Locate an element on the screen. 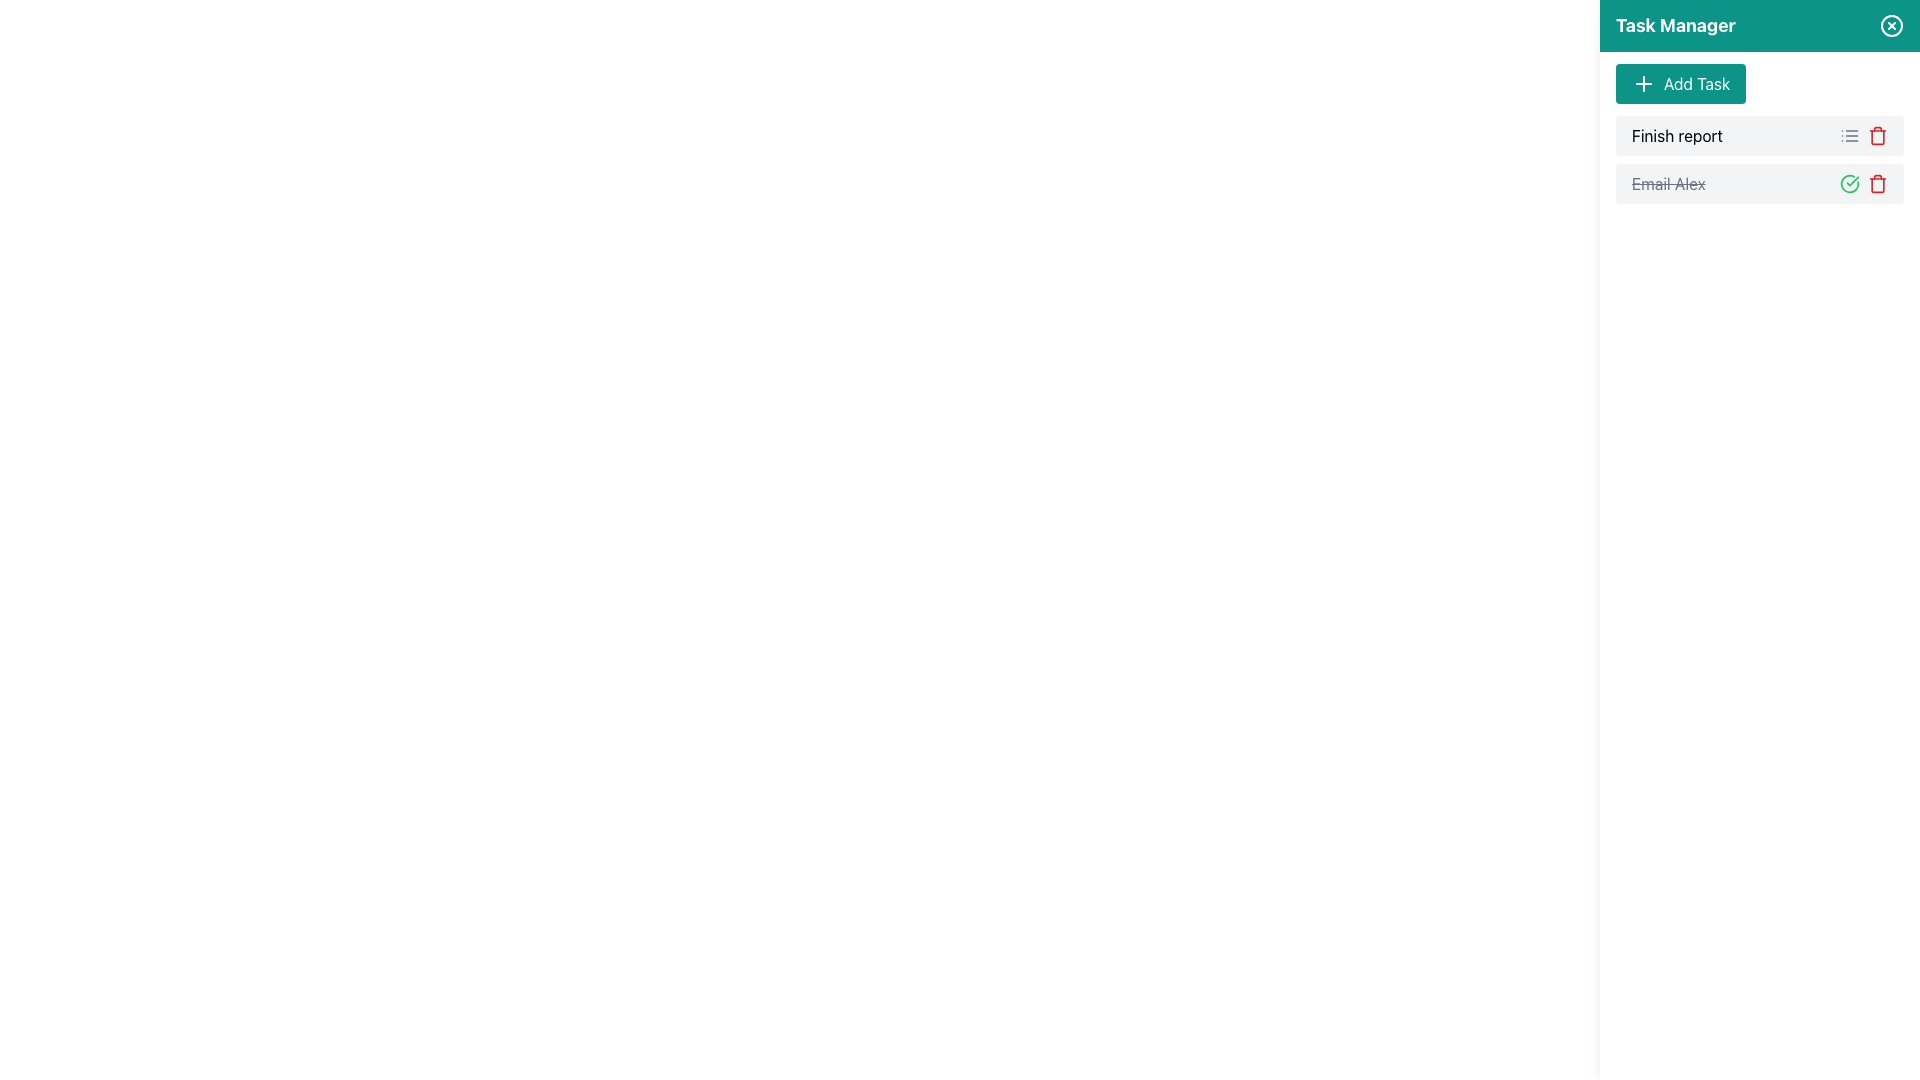 The width and height of the screenshot is (1920, 1080). the middle vertical line of the trash can icon, which represents the body section of the trash can in the SVG structure, indicating a delete action is located at coordinates (1876, 185).